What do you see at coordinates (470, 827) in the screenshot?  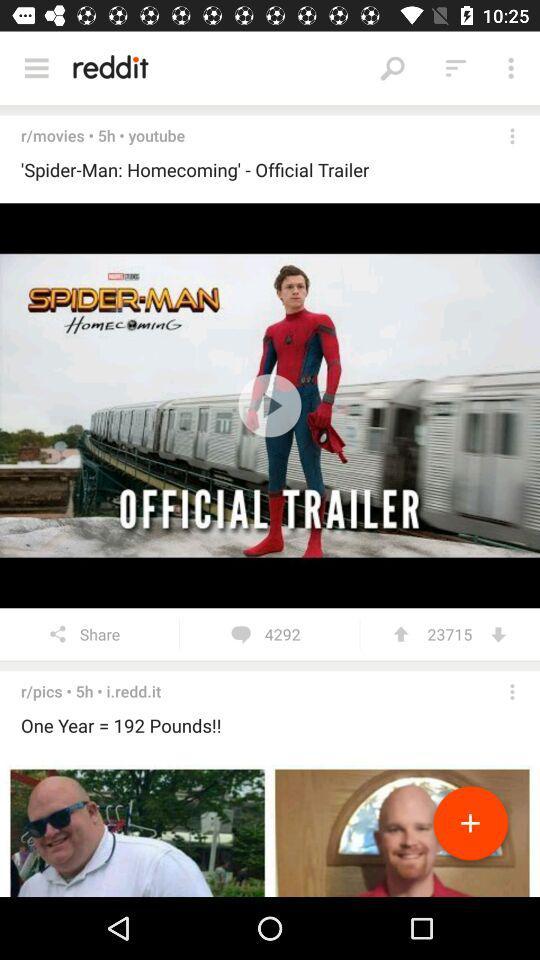 I see `to playlist` at bounding box center [470, 827].